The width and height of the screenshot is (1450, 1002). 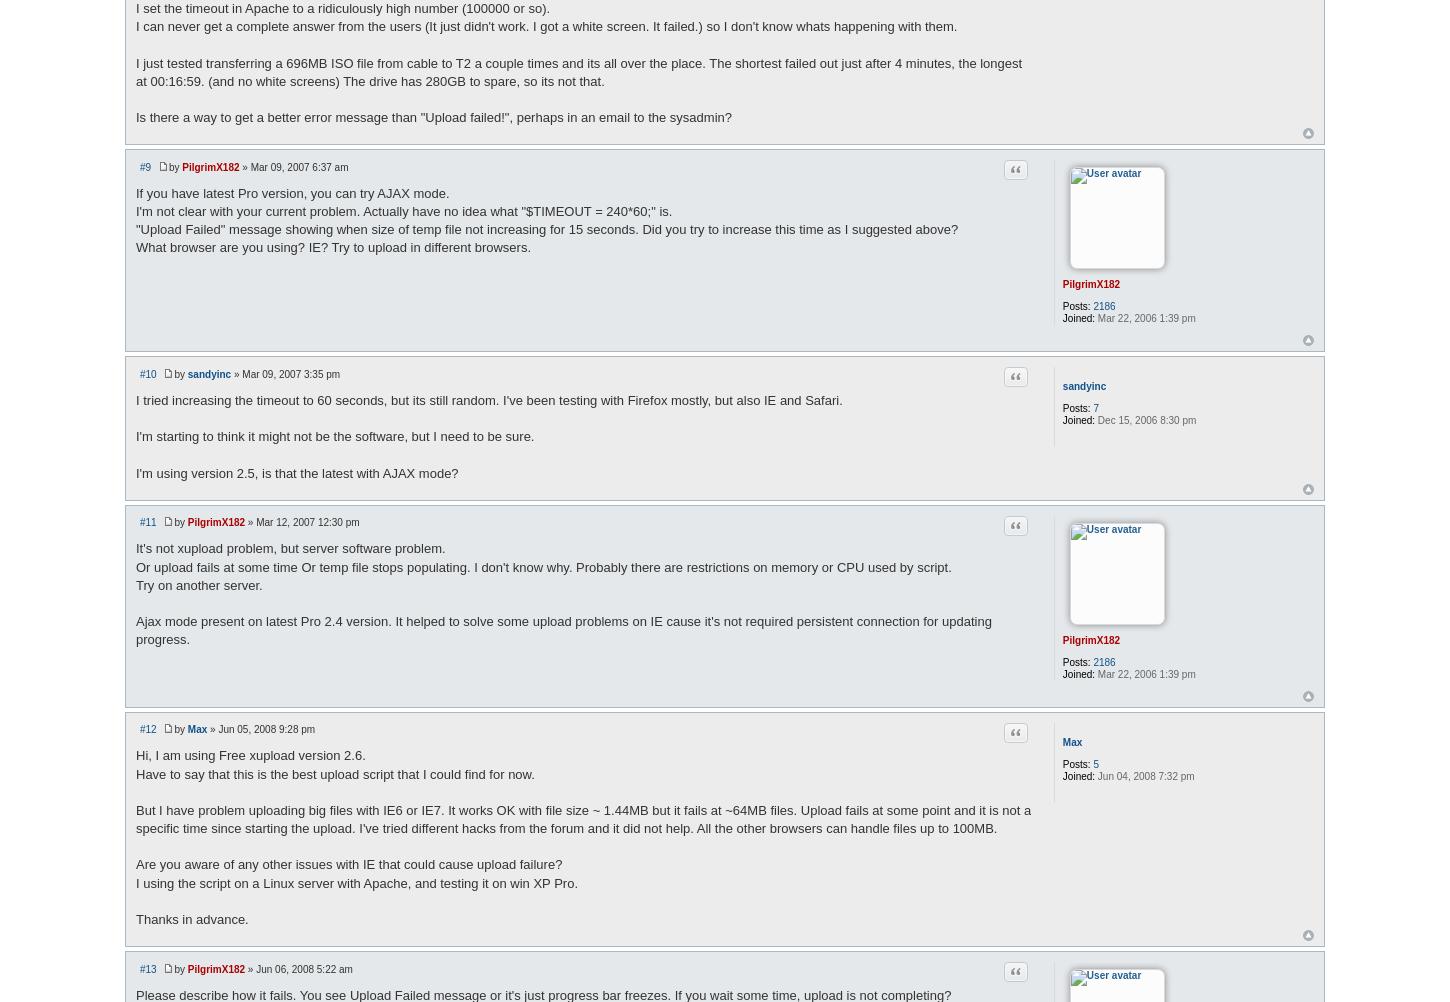 What do you see at coordinates (135, 192) in the screenshot?
I see `'If you have latest Pro version, you can try AJAX mode.'` at bounding box center [135, 192].